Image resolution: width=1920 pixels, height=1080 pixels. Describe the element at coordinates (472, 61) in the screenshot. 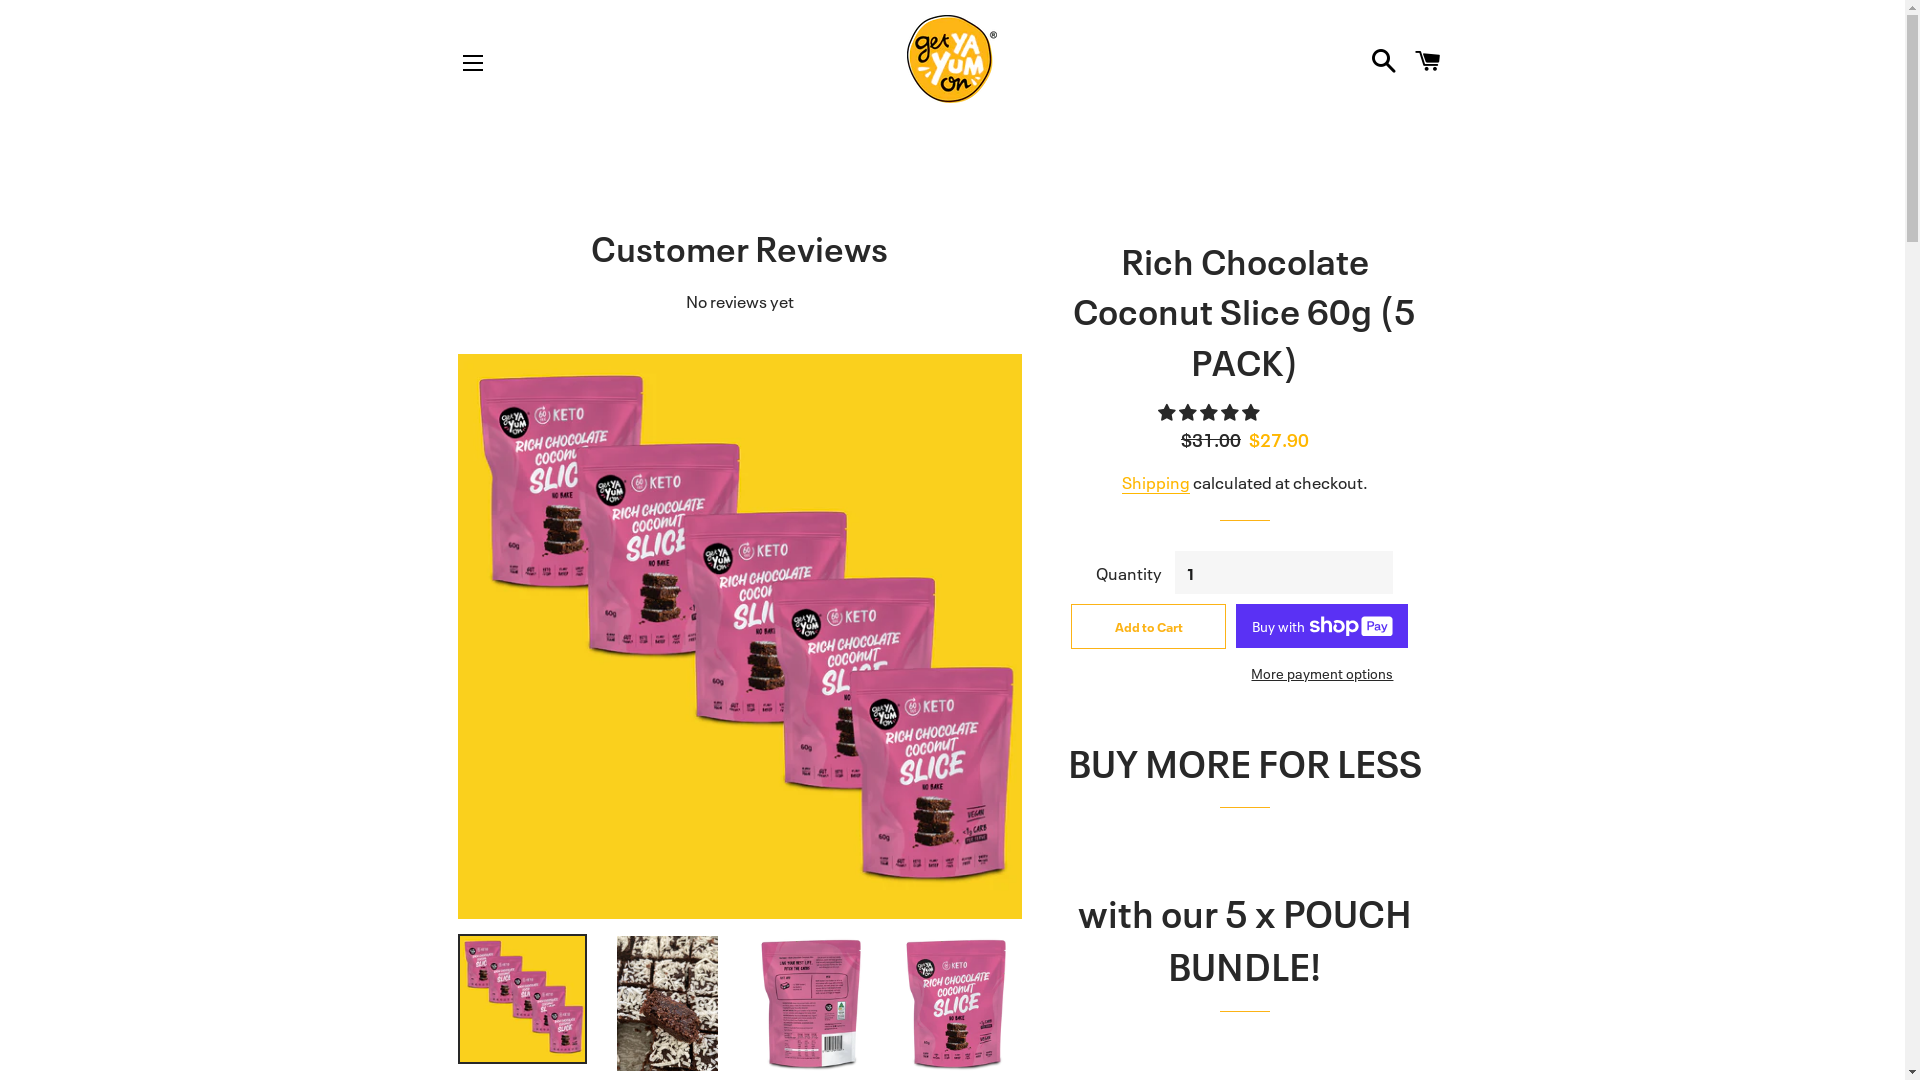

I see `'Site navigation'` at that location.